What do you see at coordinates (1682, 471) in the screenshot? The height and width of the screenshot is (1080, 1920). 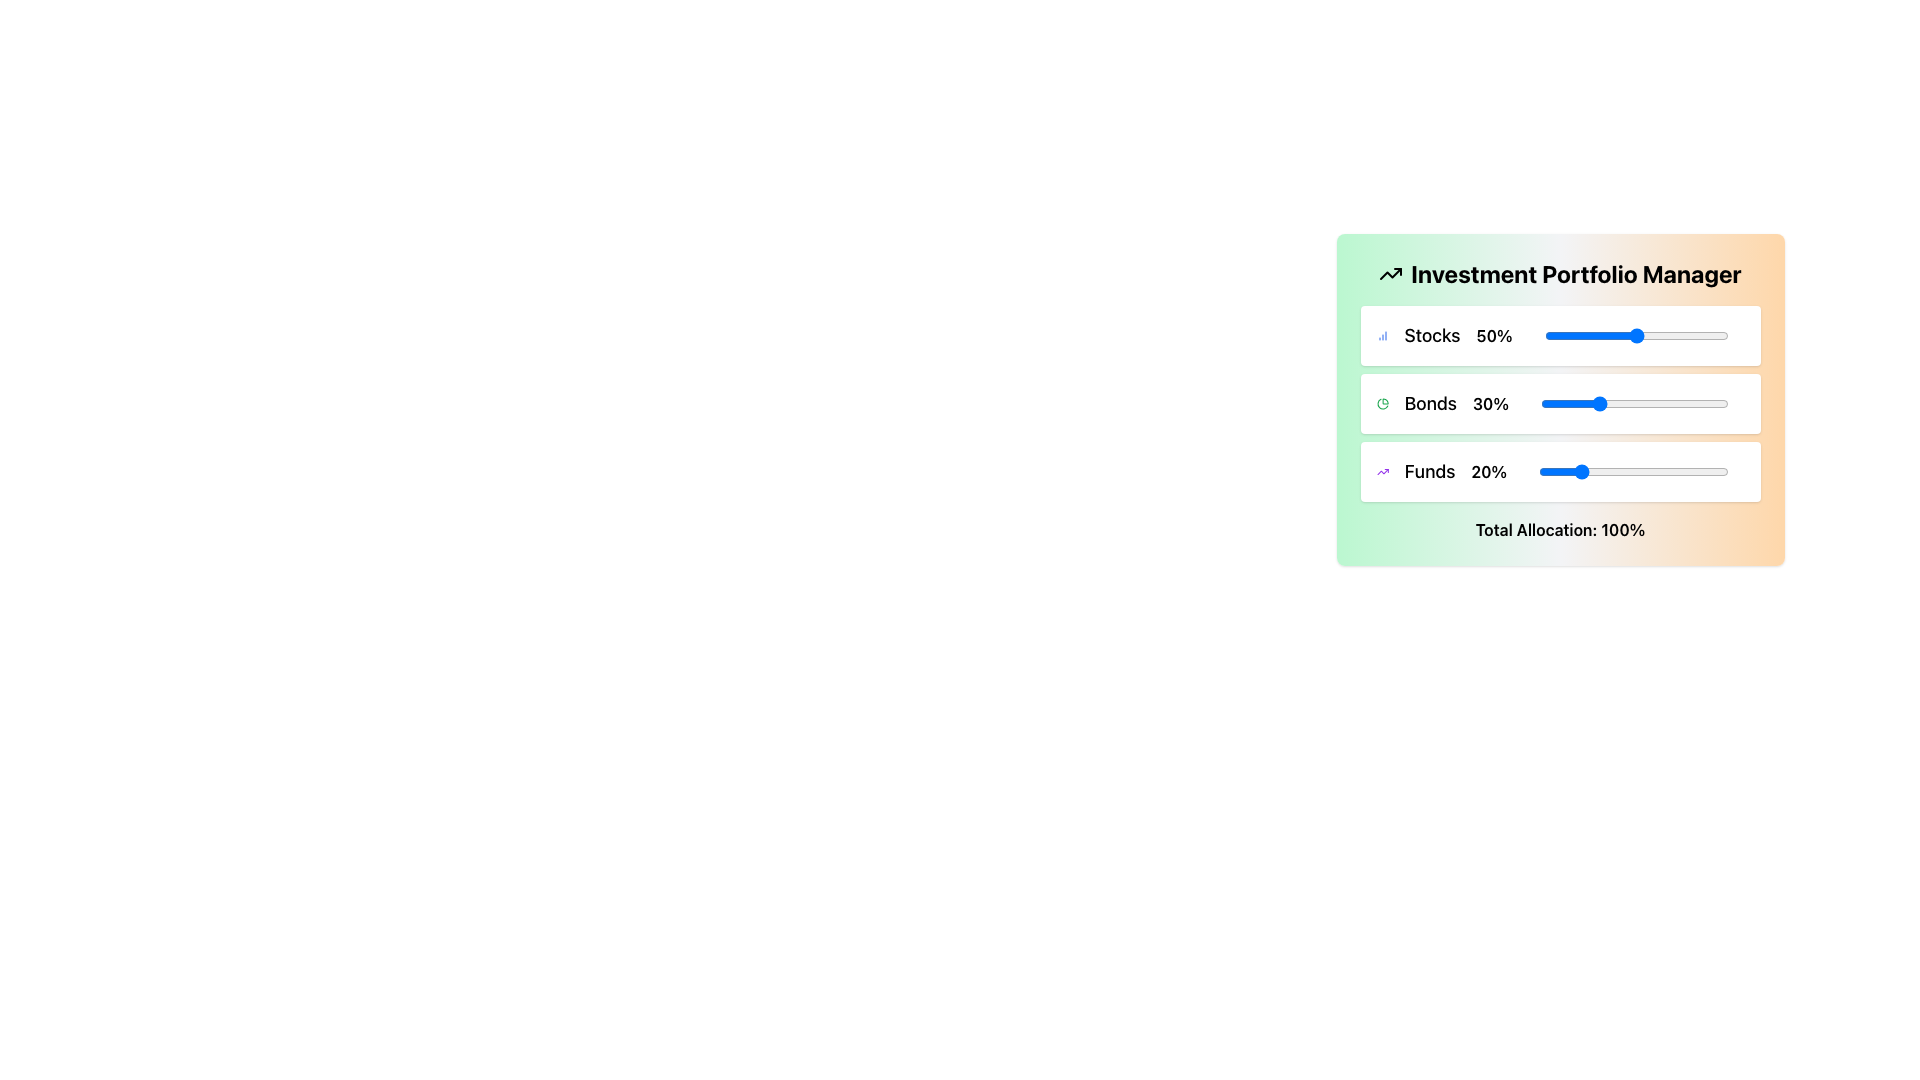 I see `the 'Funds' allocation` at bounding box center [1682, 471].